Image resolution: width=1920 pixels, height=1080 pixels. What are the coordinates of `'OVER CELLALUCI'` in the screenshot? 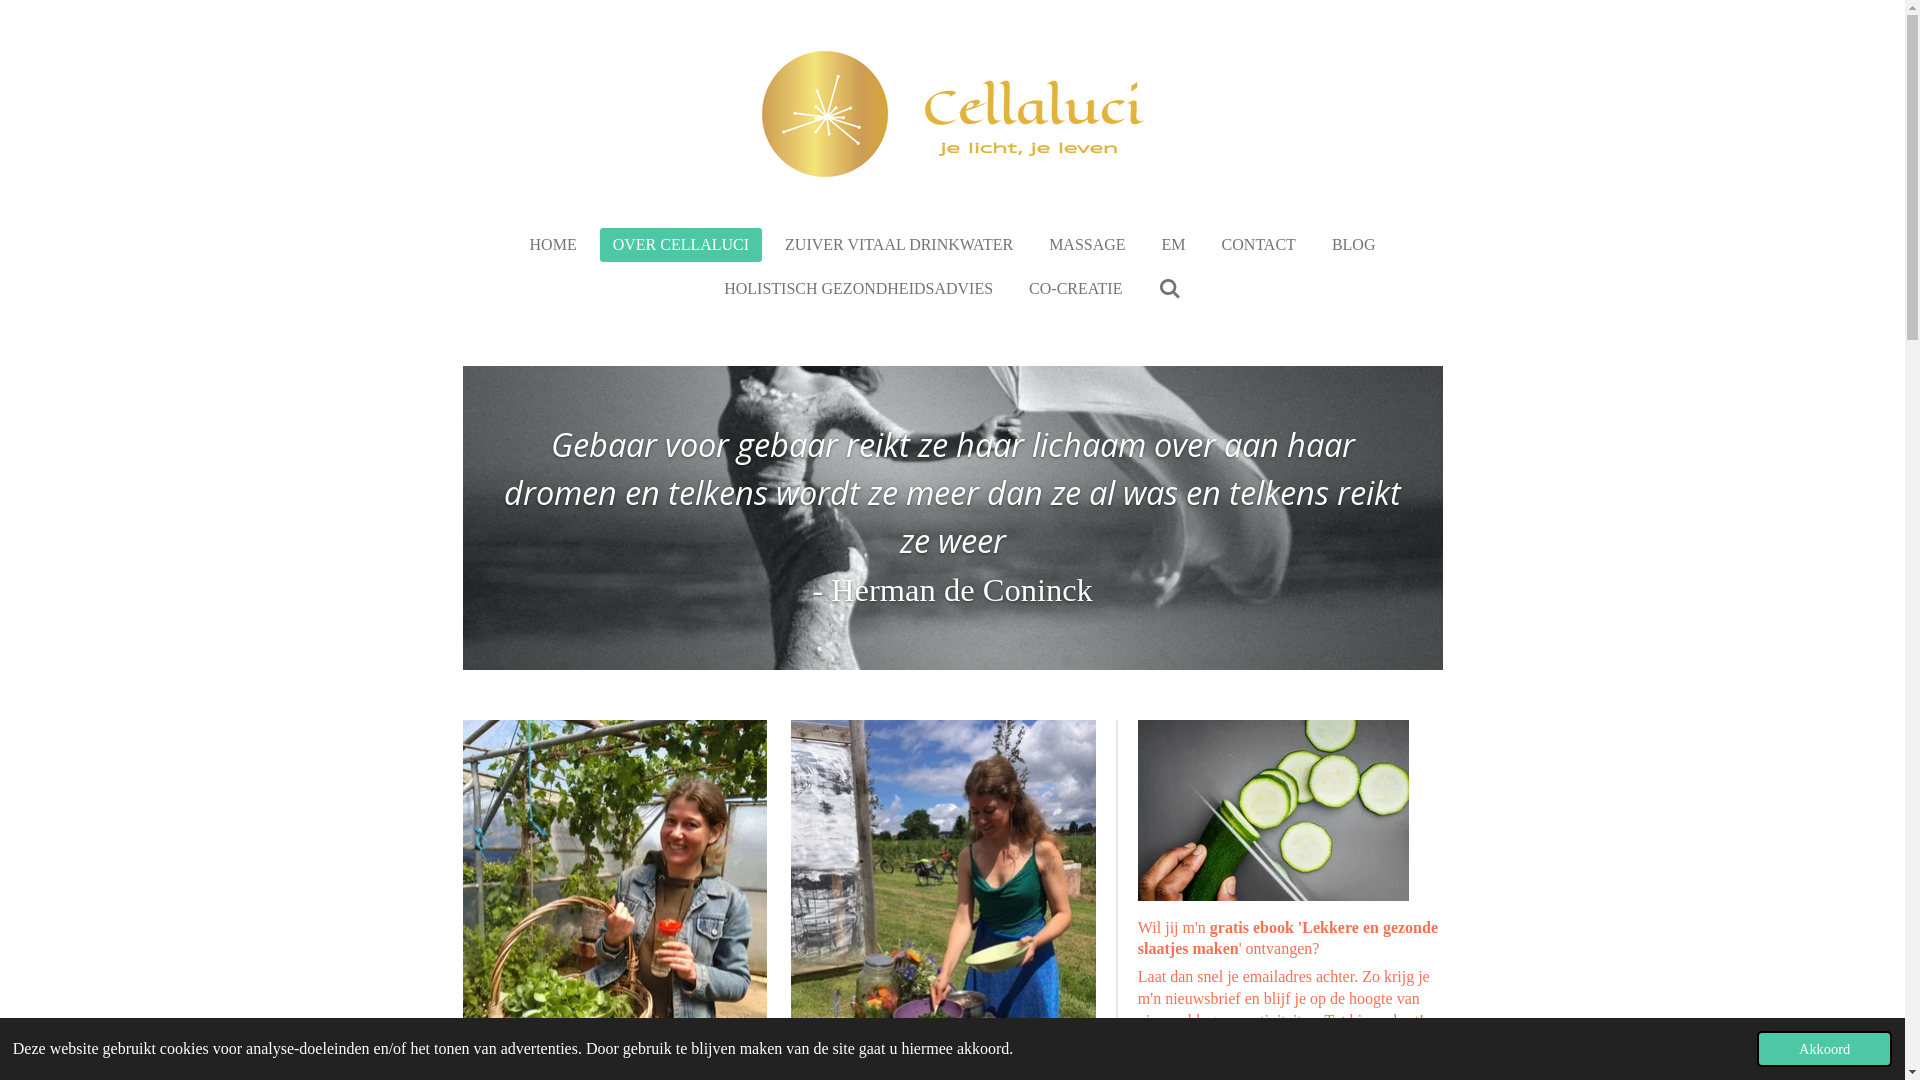 It's located at (681, 244).